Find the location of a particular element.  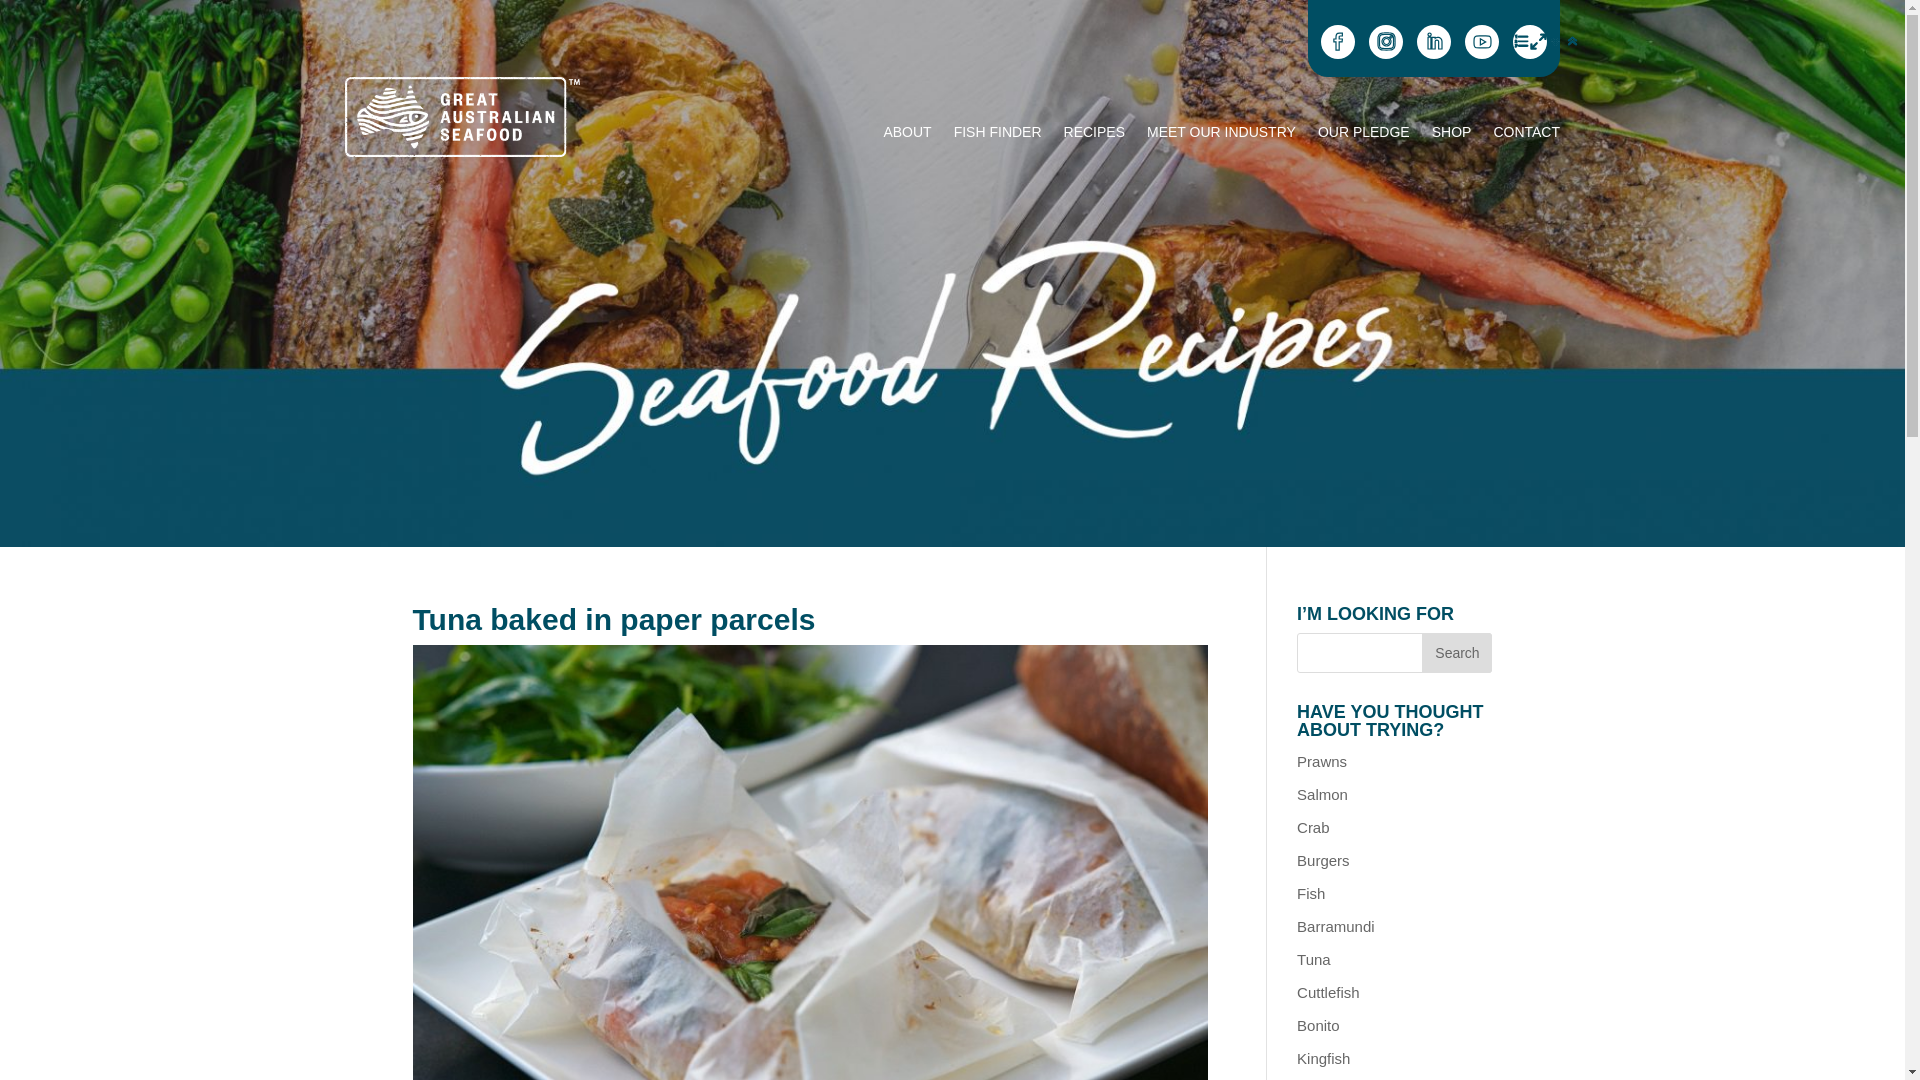

'Kingfish' is located at coordinates (1323, 1057).